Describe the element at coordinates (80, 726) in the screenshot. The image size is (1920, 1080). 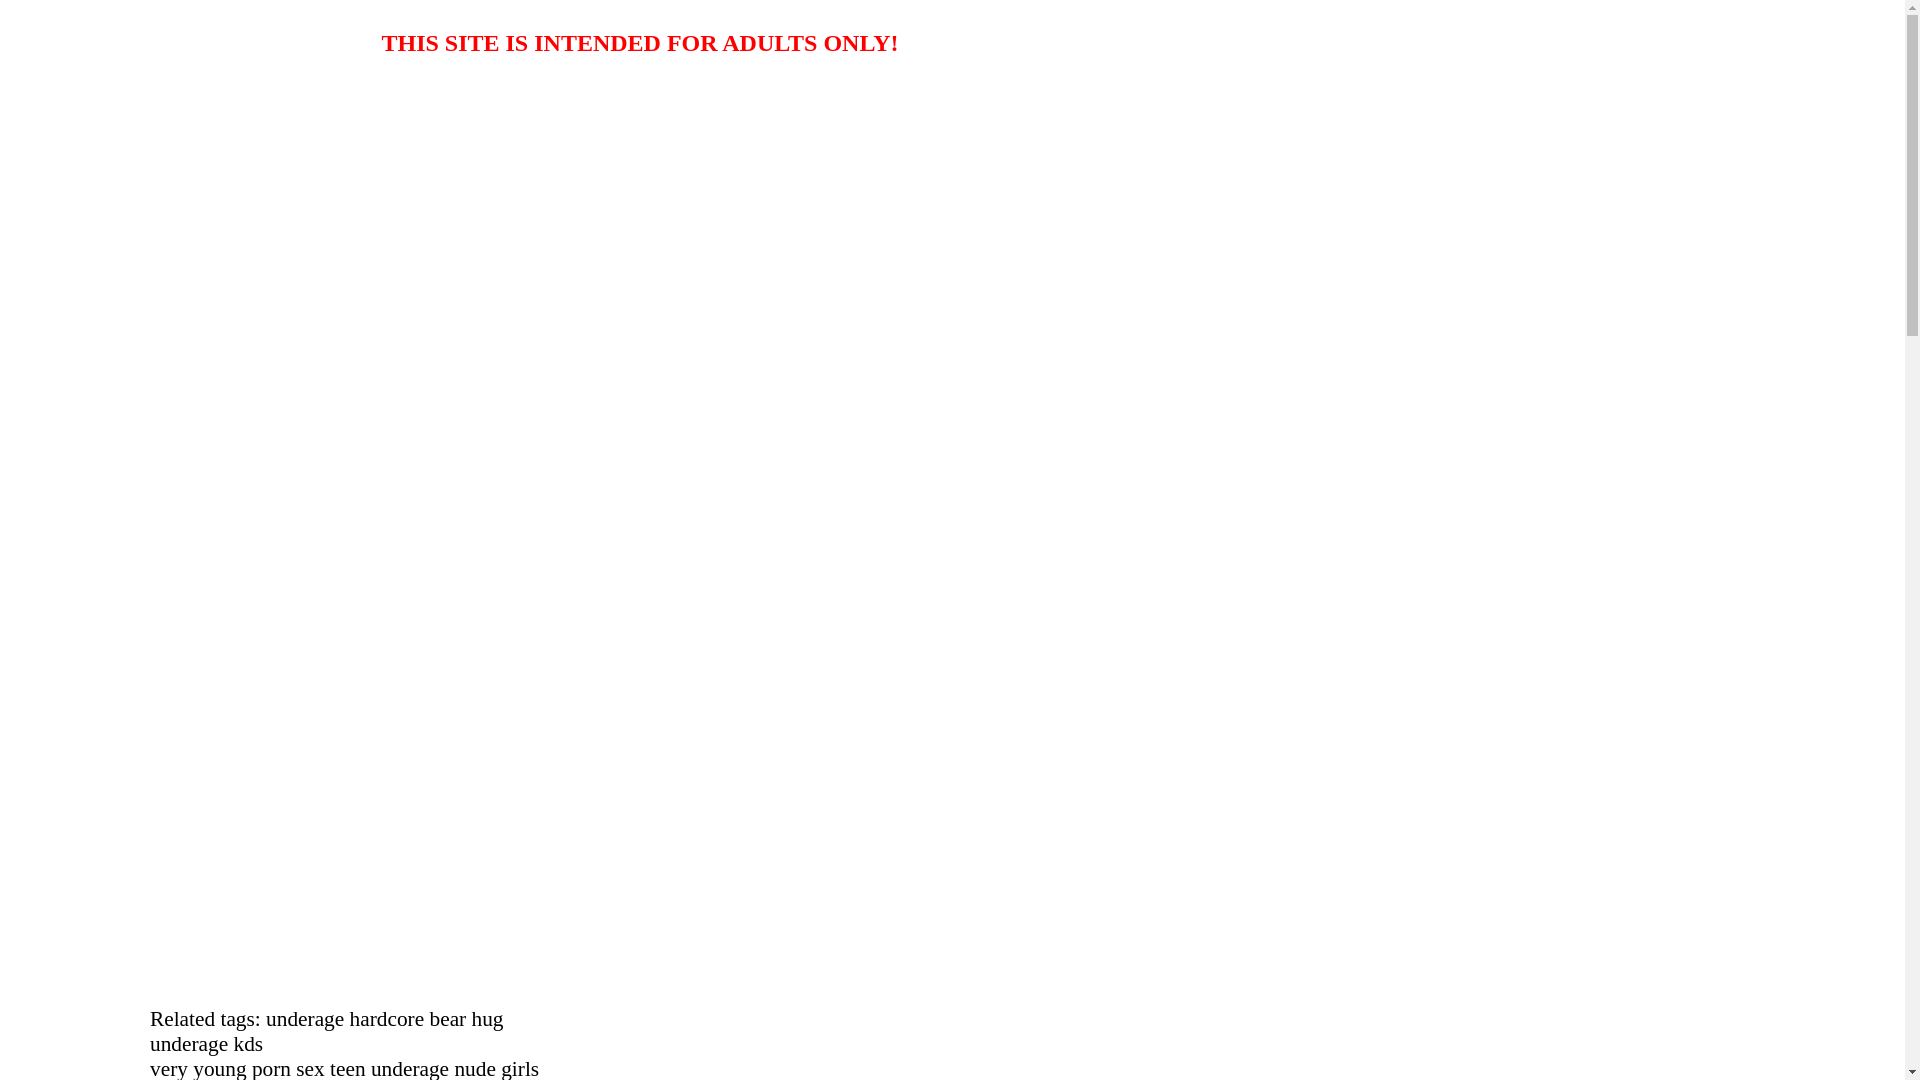
I see `' Search '` at that location.